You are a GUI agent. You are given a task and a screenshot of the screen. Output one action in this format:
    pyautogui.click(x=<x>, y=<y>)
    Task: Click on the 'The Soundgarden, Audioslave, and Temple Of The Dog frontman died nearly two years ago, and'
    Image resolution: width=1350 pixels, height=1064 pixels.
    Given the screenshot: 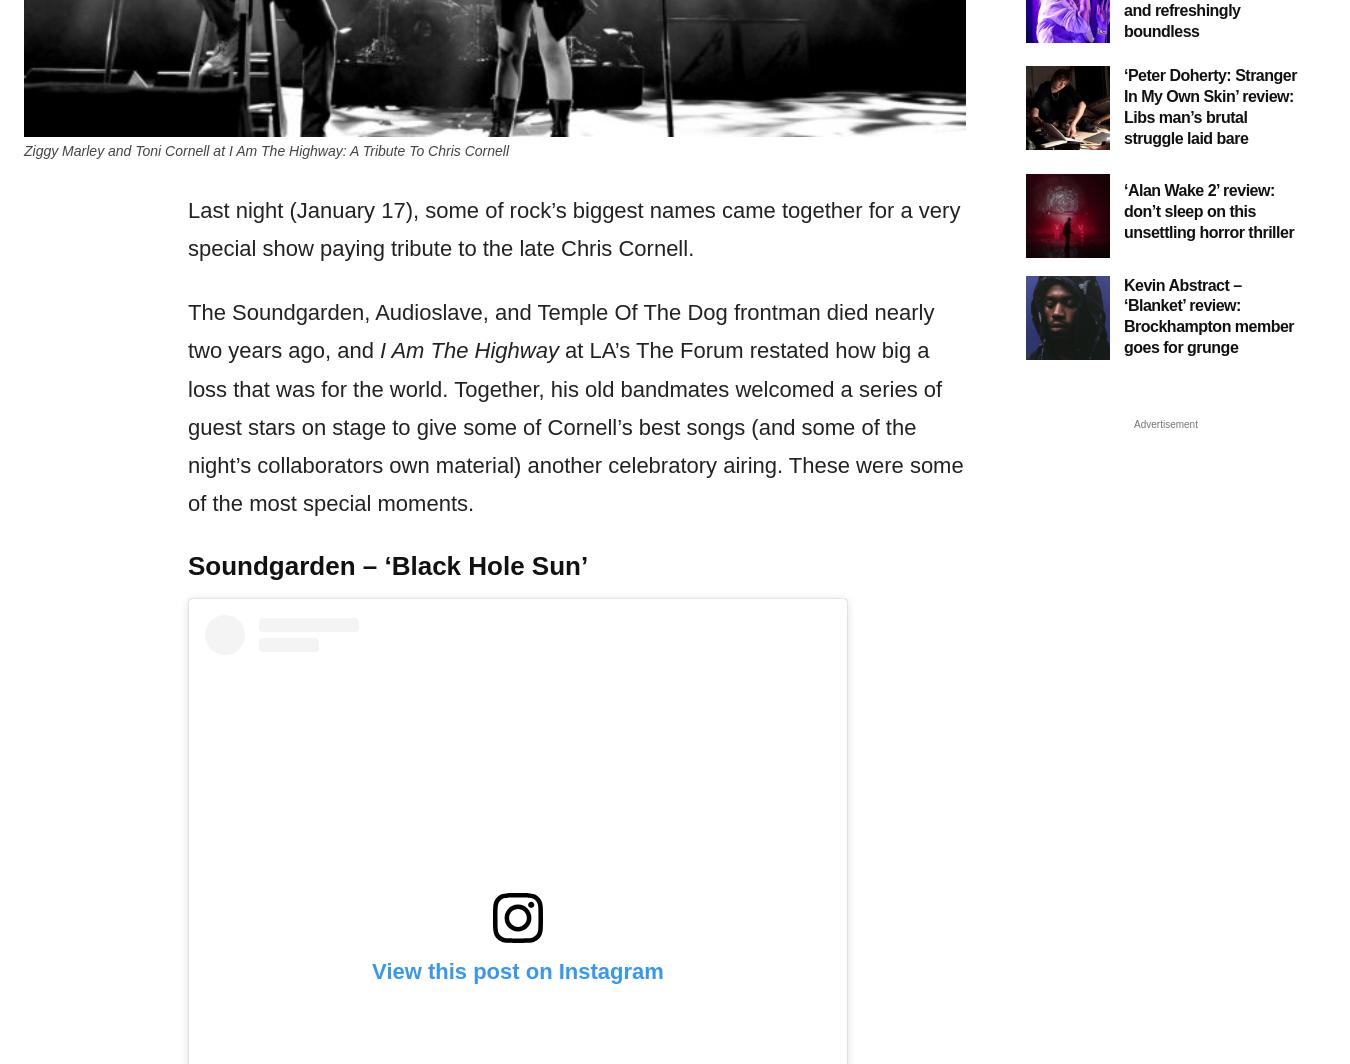 What is the action you would take?
    pyautogui.click(x=560, y=331)
    